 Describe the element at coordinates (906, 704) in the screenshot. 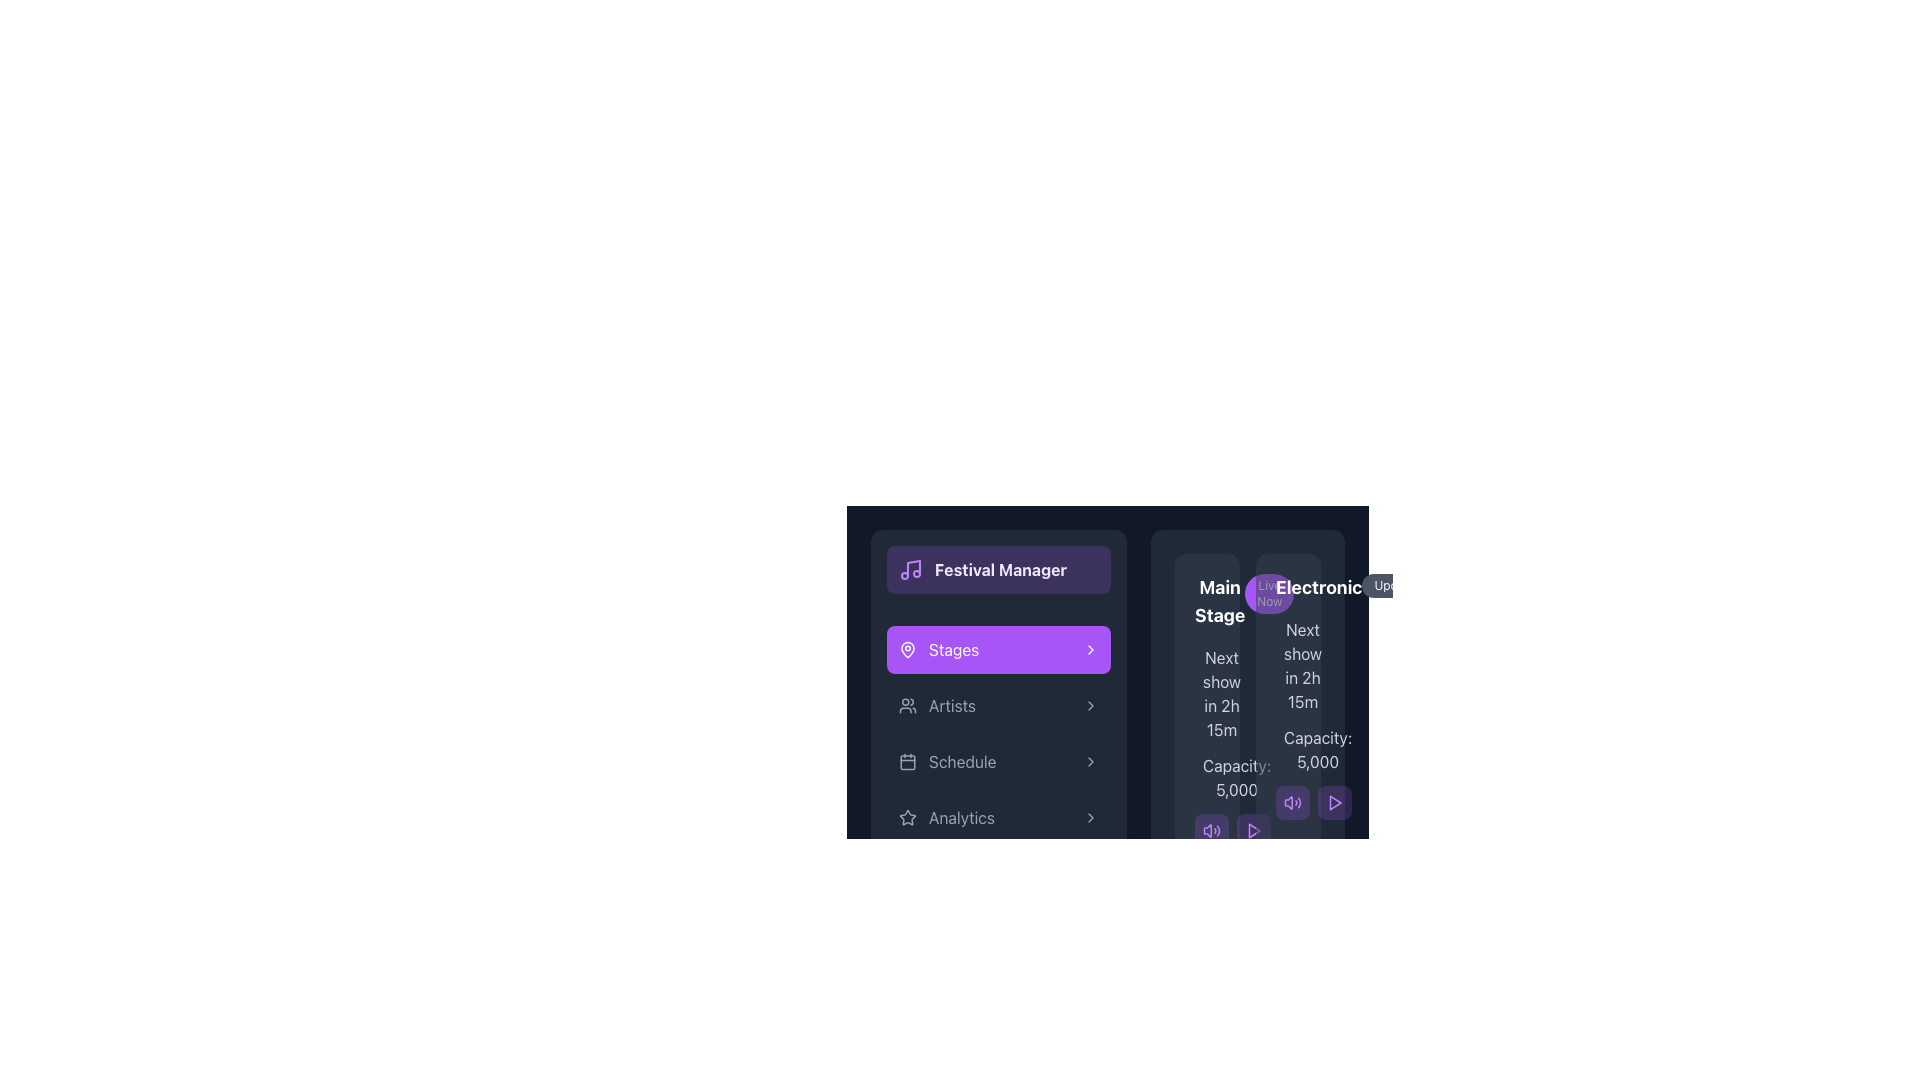

I see `the 'Artists' icon located in the left navigation panel, positioned below 'Stages' and above 'Schedule'` at that location.